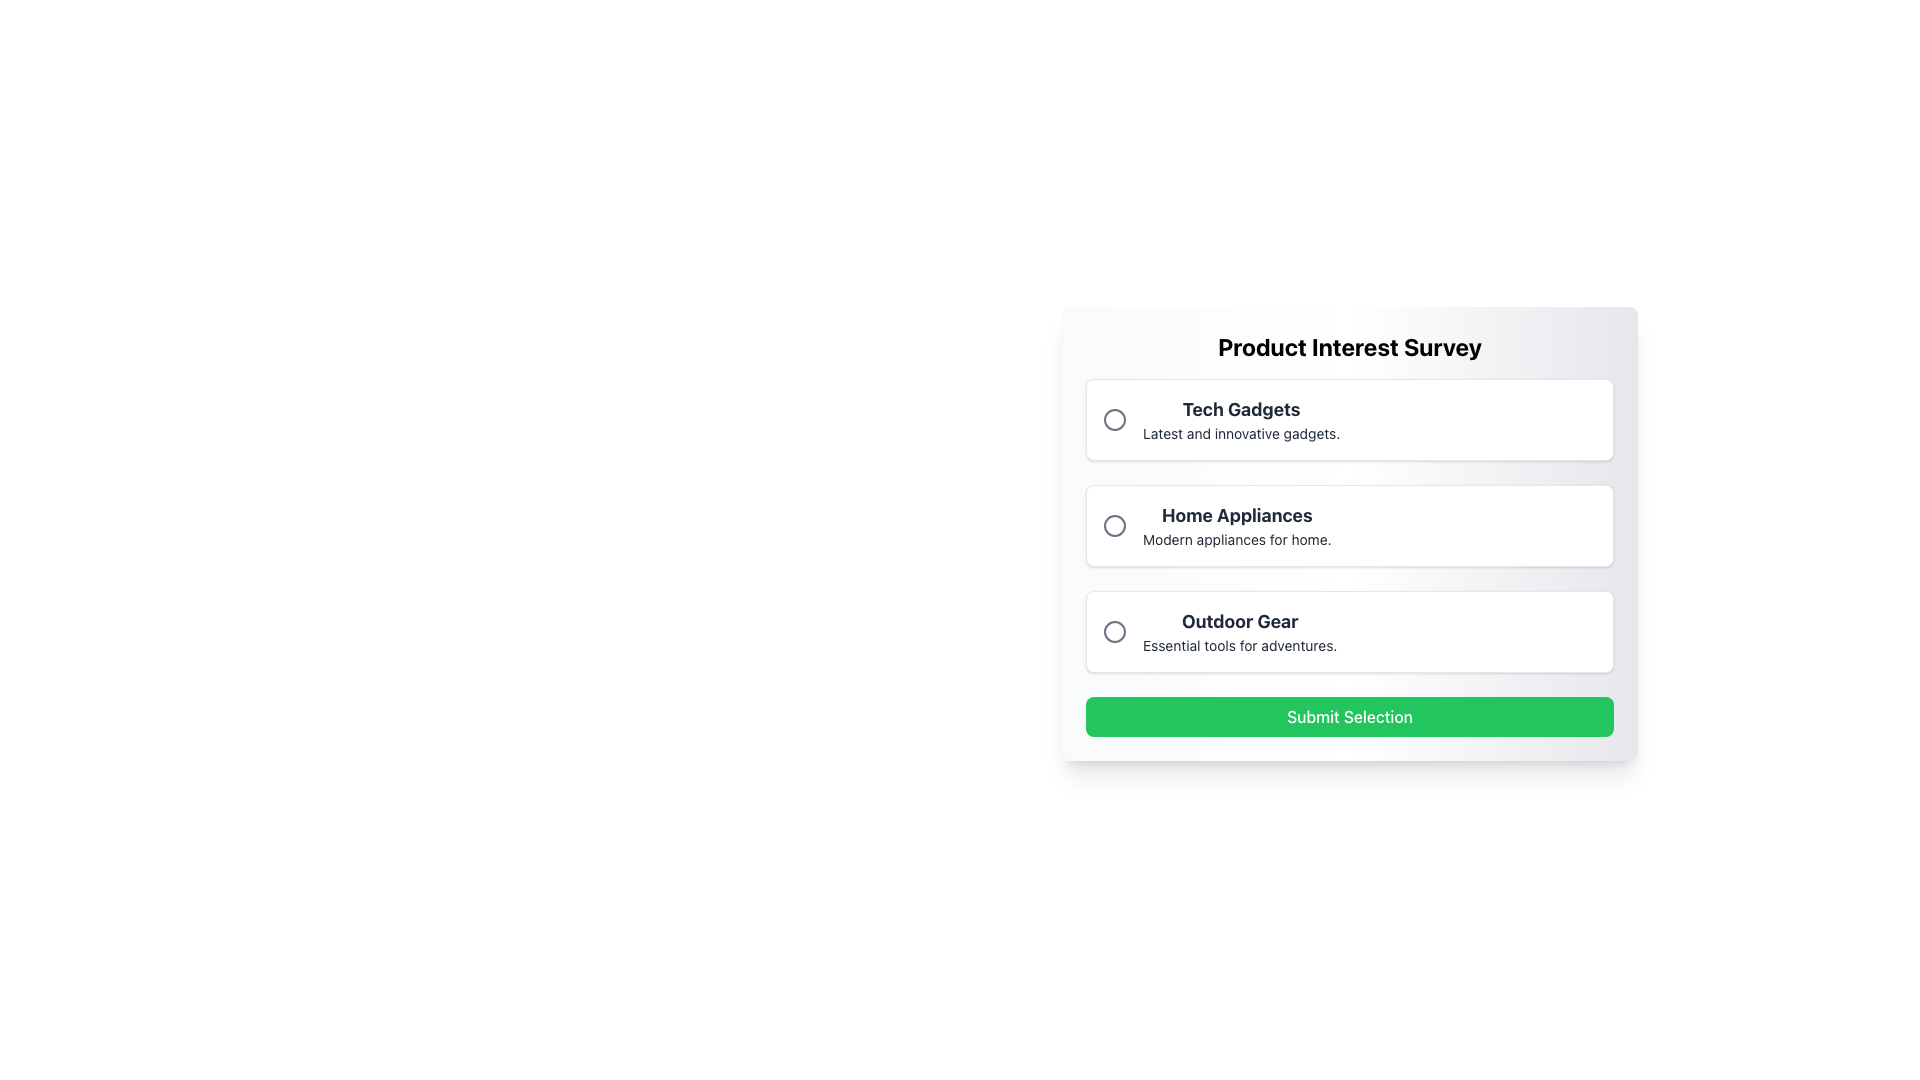 This screenshot has width=1920, height=1080. What do you see at coordinates (1239, 632) in the screenshot?
I see `the third selectable option labeled for outdoor gear in the survey interface` at bounding box center [1239, 632].